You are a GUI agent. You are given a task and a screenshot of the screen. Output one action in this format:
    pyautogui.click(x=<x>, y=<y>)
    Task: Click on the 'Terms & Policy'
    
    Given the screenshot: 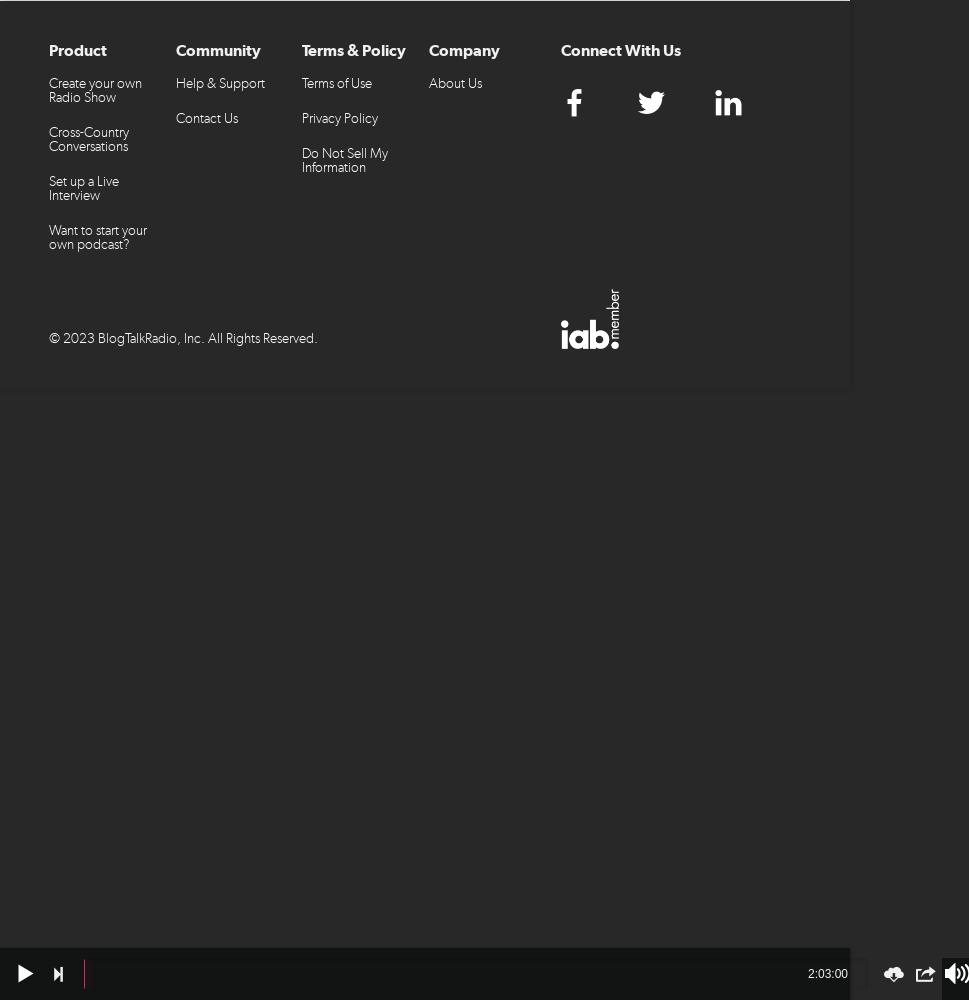 What is the action you would take?
    pyautogui.click(x=353, y=50)
    